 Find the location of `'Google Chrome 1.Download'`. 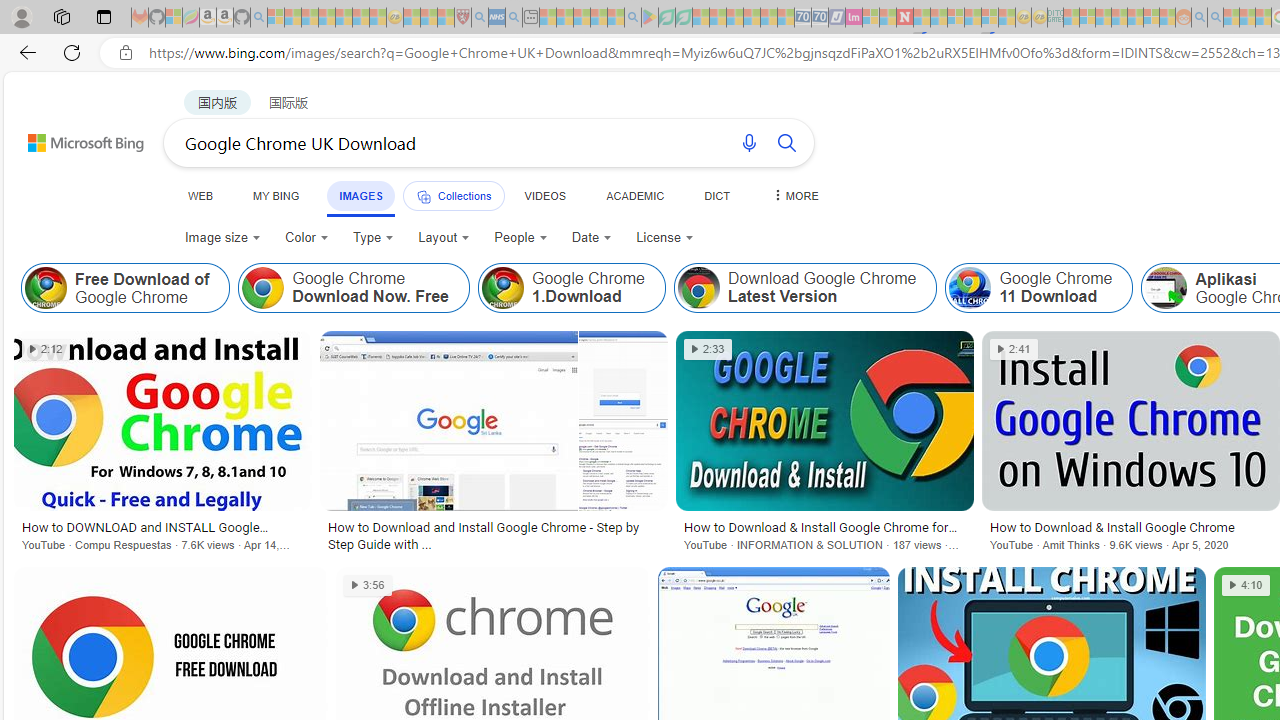

'Google Chrome 1.Download' is located at coordinates (570, 288).